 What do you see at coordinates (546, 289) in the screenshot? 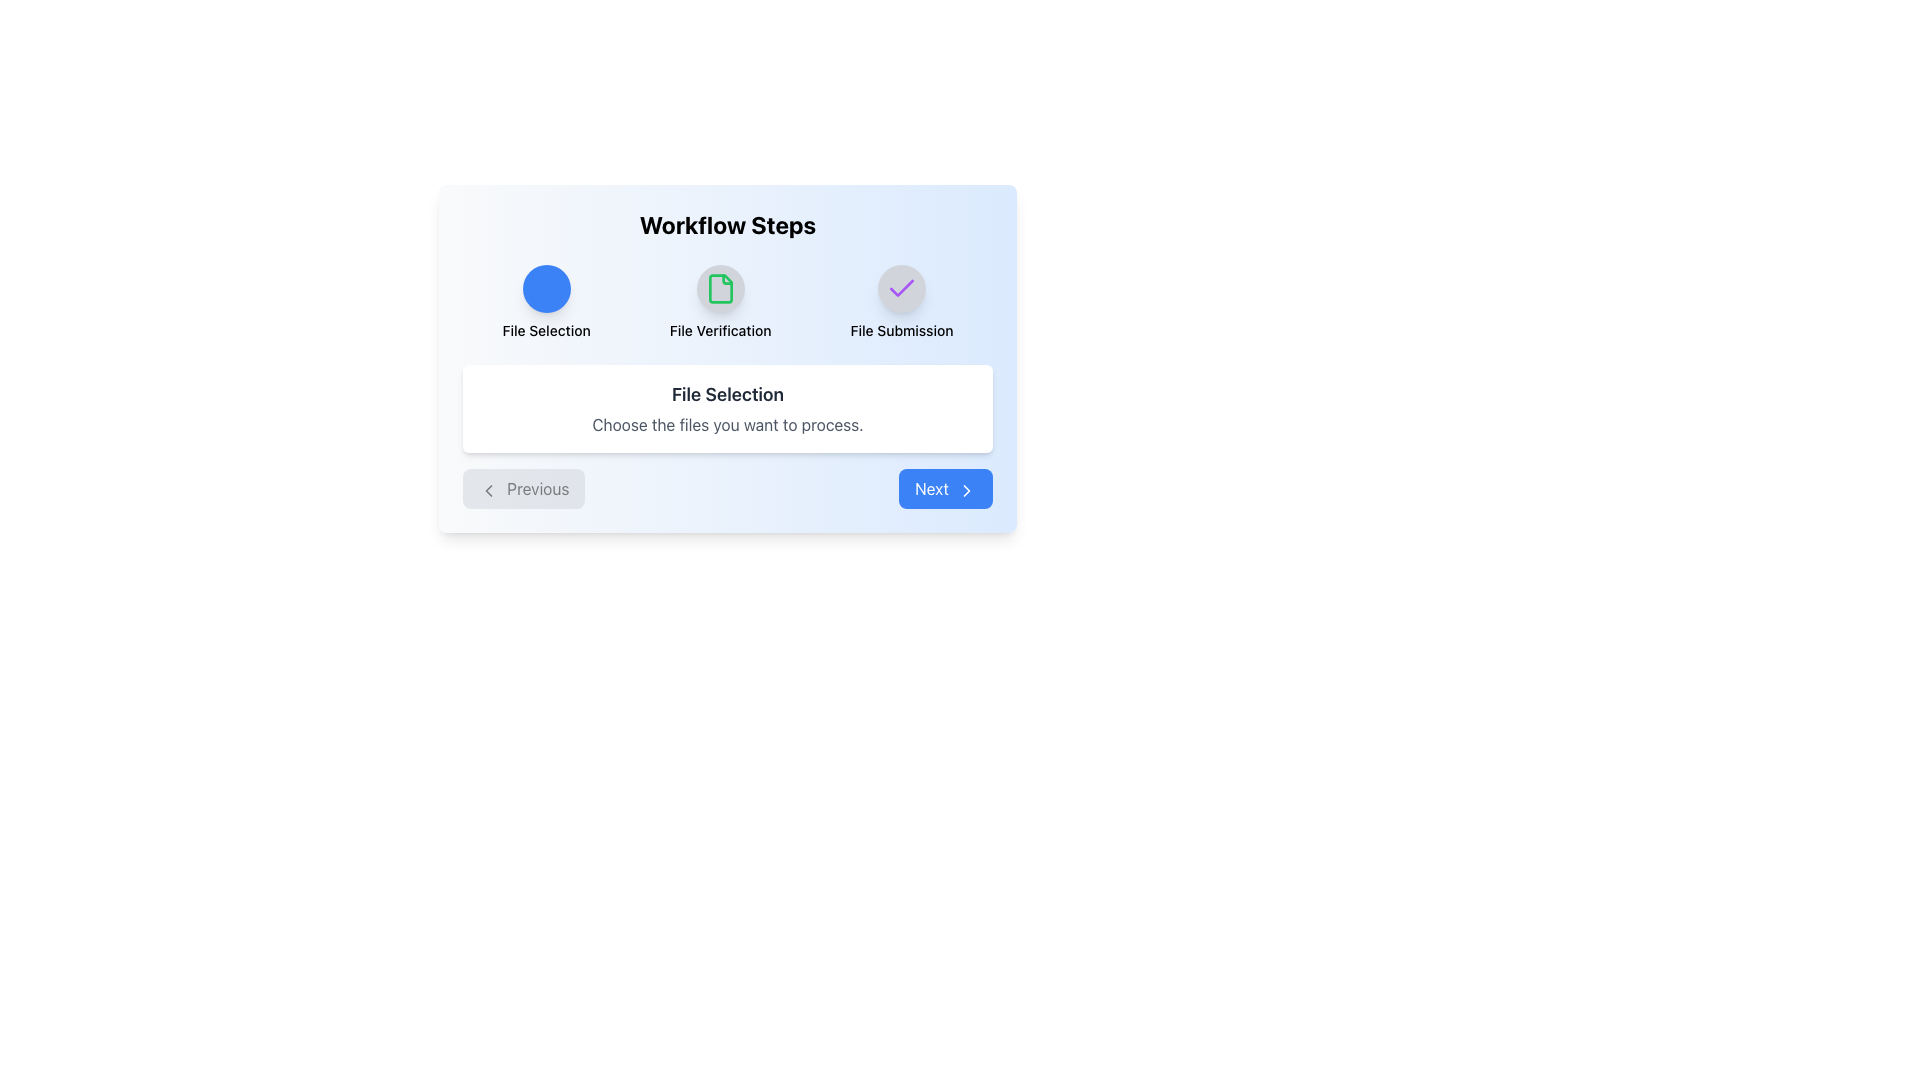
I see `the 'File Selection' button in the upper-left section of the 'Workflow Steps' layout, which is the first of three buttons` at bounding box center [546, 289].